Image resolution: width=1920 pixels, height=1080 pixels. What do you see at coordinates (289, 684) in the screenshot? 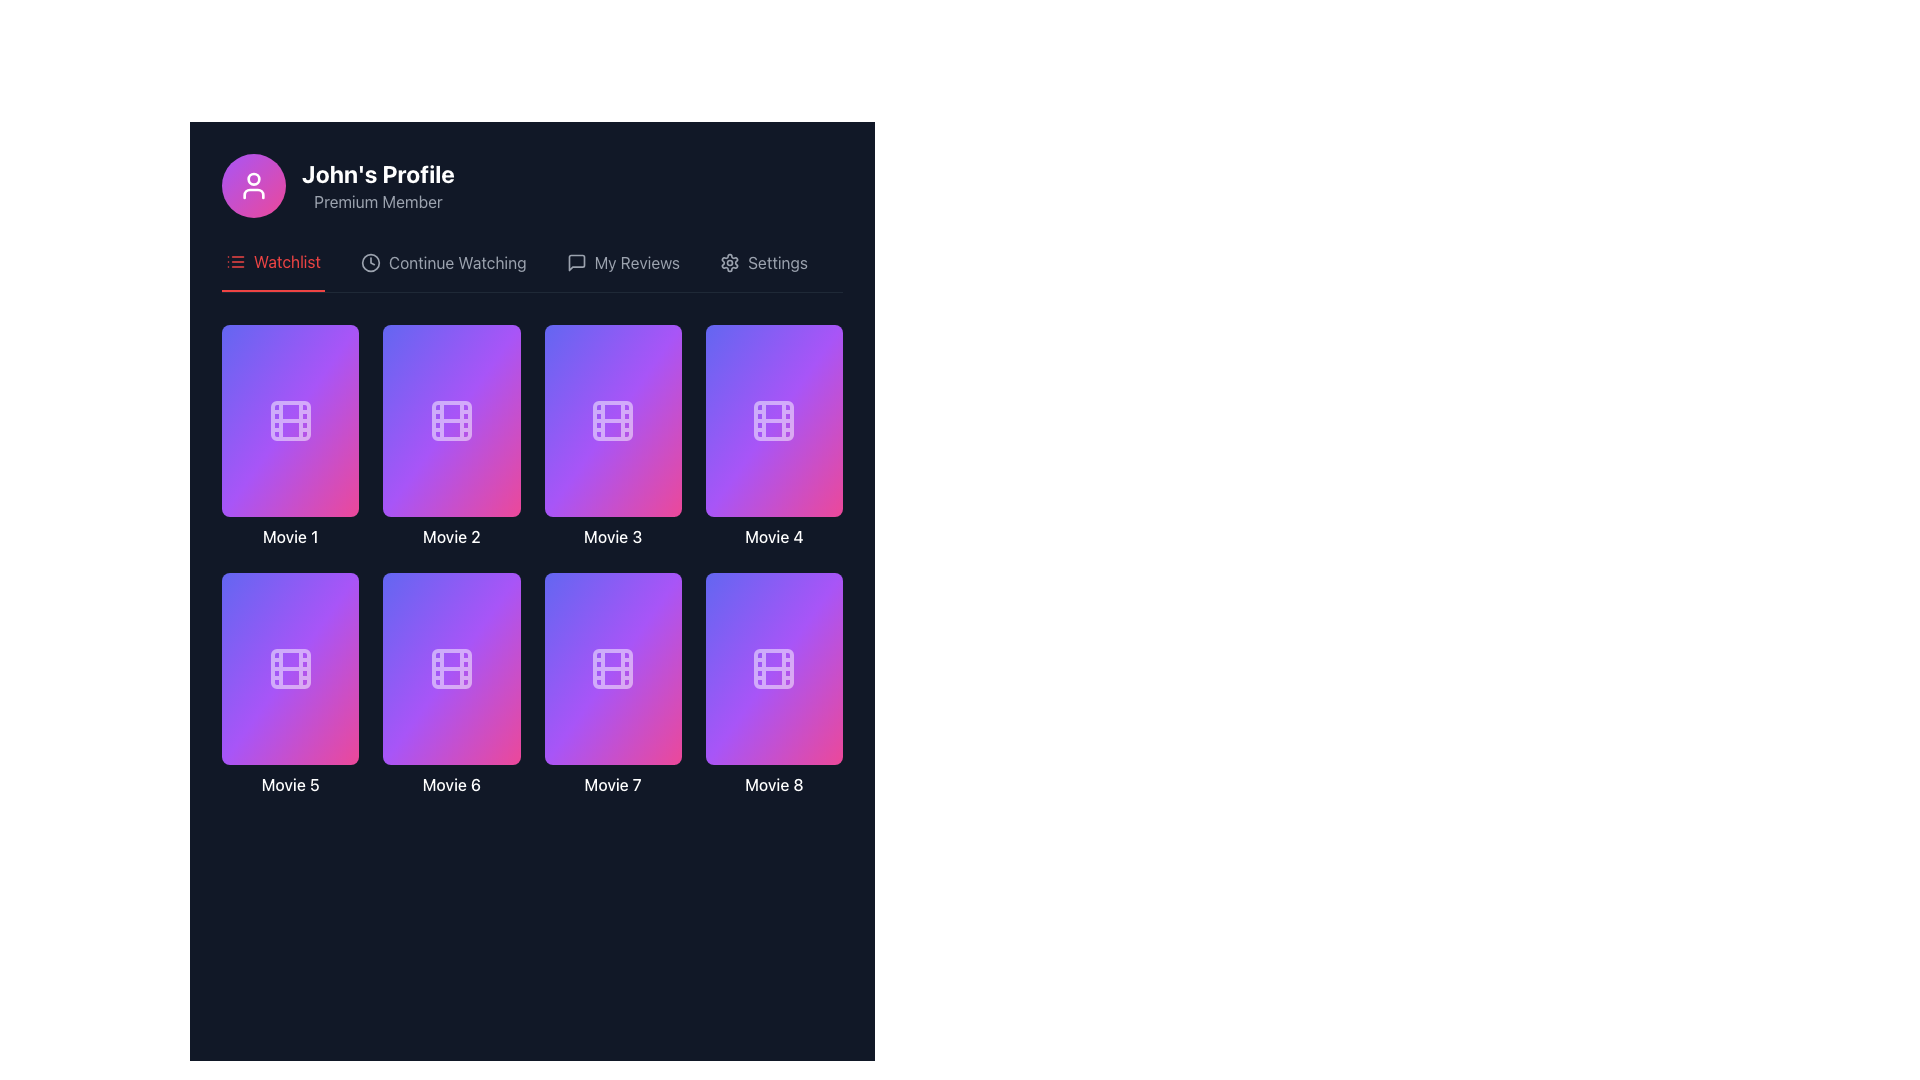
I see `the Clickable content tile labeled 'Movie 5', which is a rectangular tile with a gradient background from purple to pink and a white film icon at its center` at bounding box center [289, 684].